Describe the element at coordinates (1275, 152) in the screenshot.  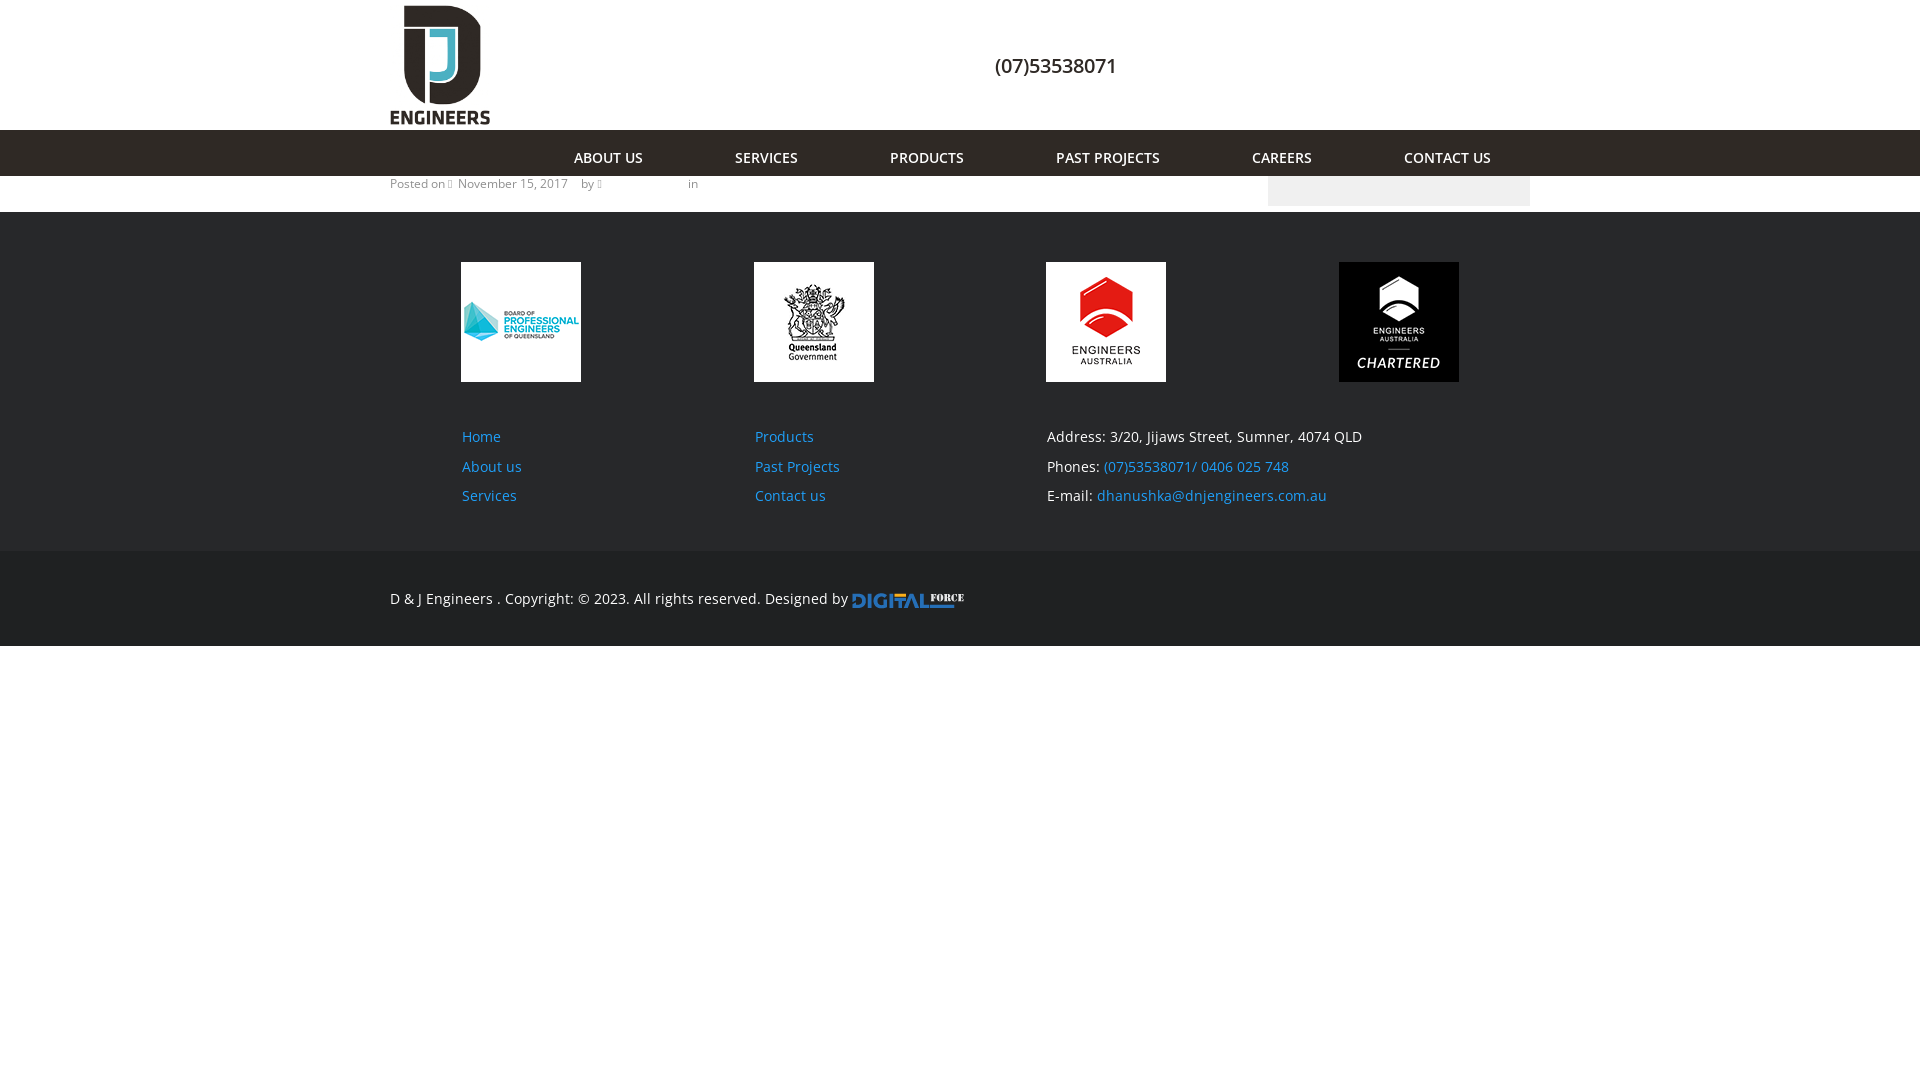
I see `'CAREERS'` at that location.